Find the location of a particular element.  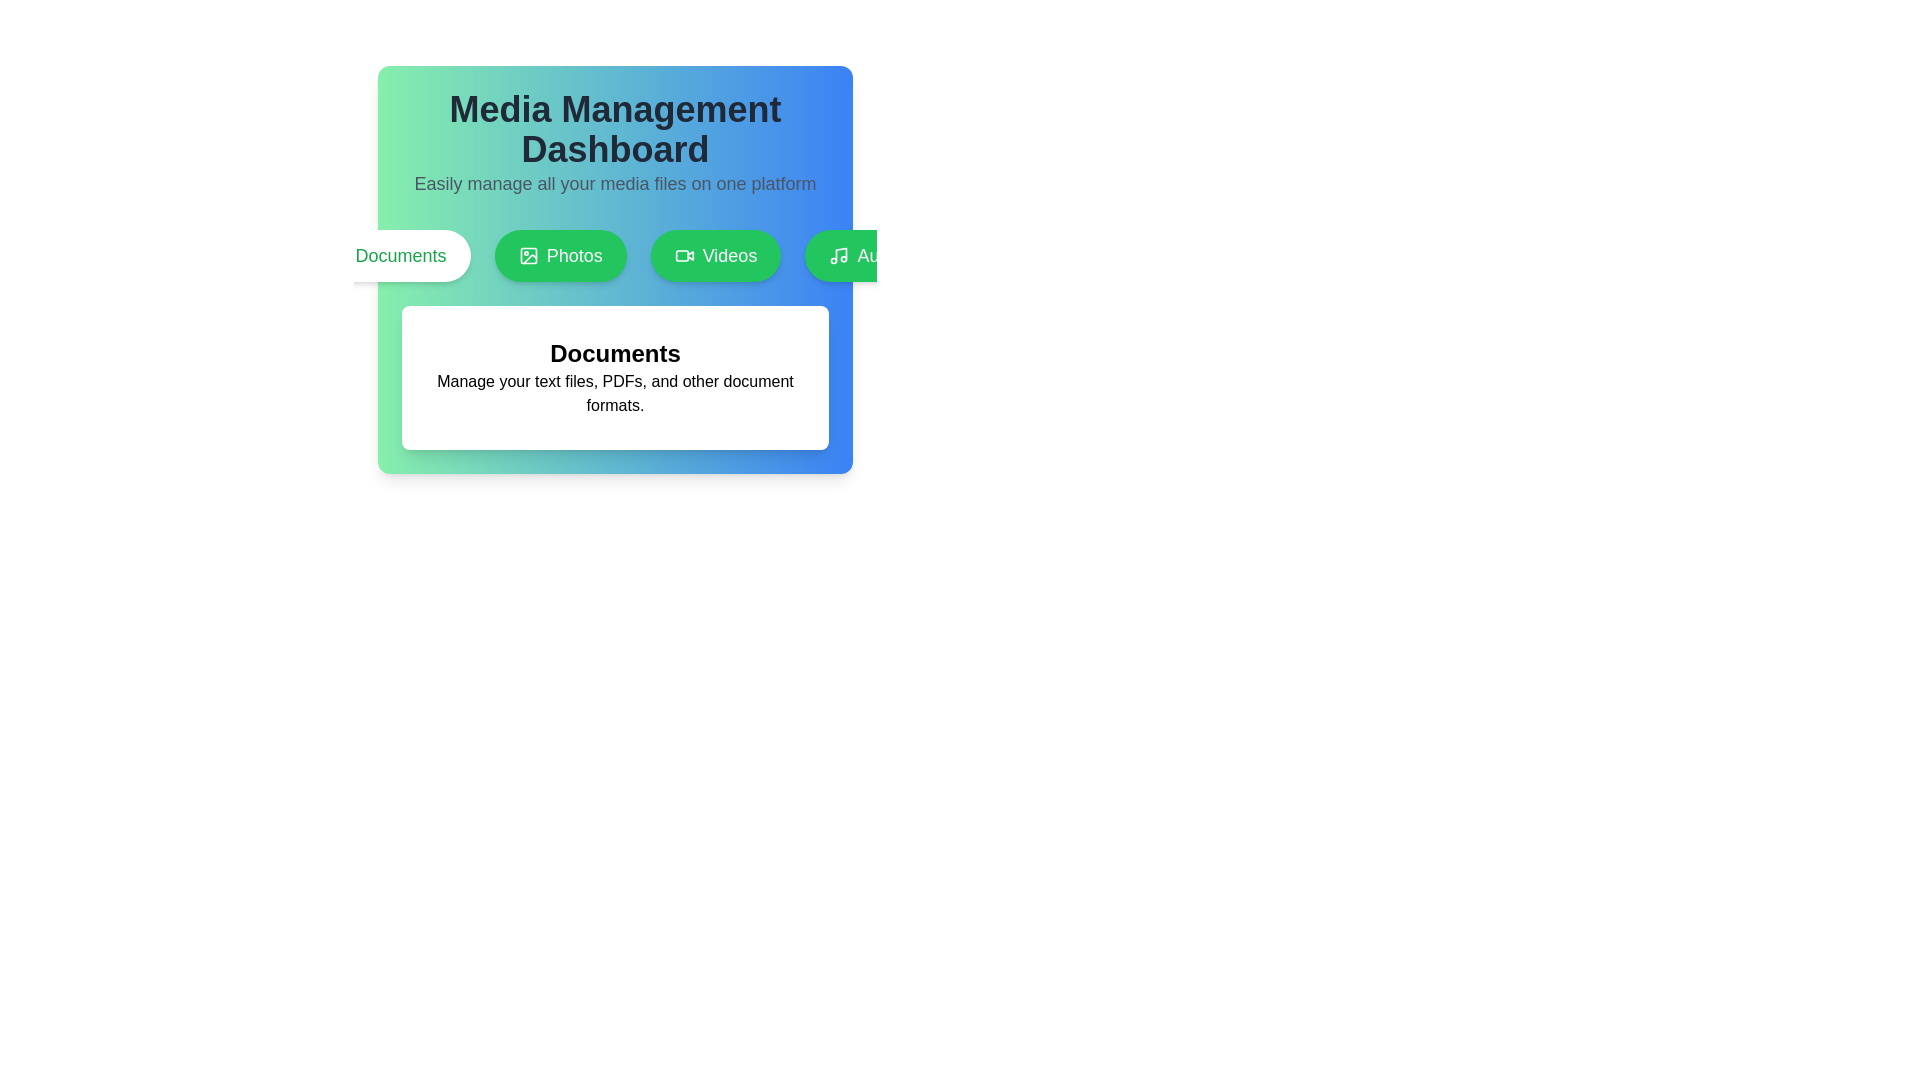

the small rounded rectangular graphical icon located in the center of a video icon above the 'Videos' tab is located at coordinates (682, 254).